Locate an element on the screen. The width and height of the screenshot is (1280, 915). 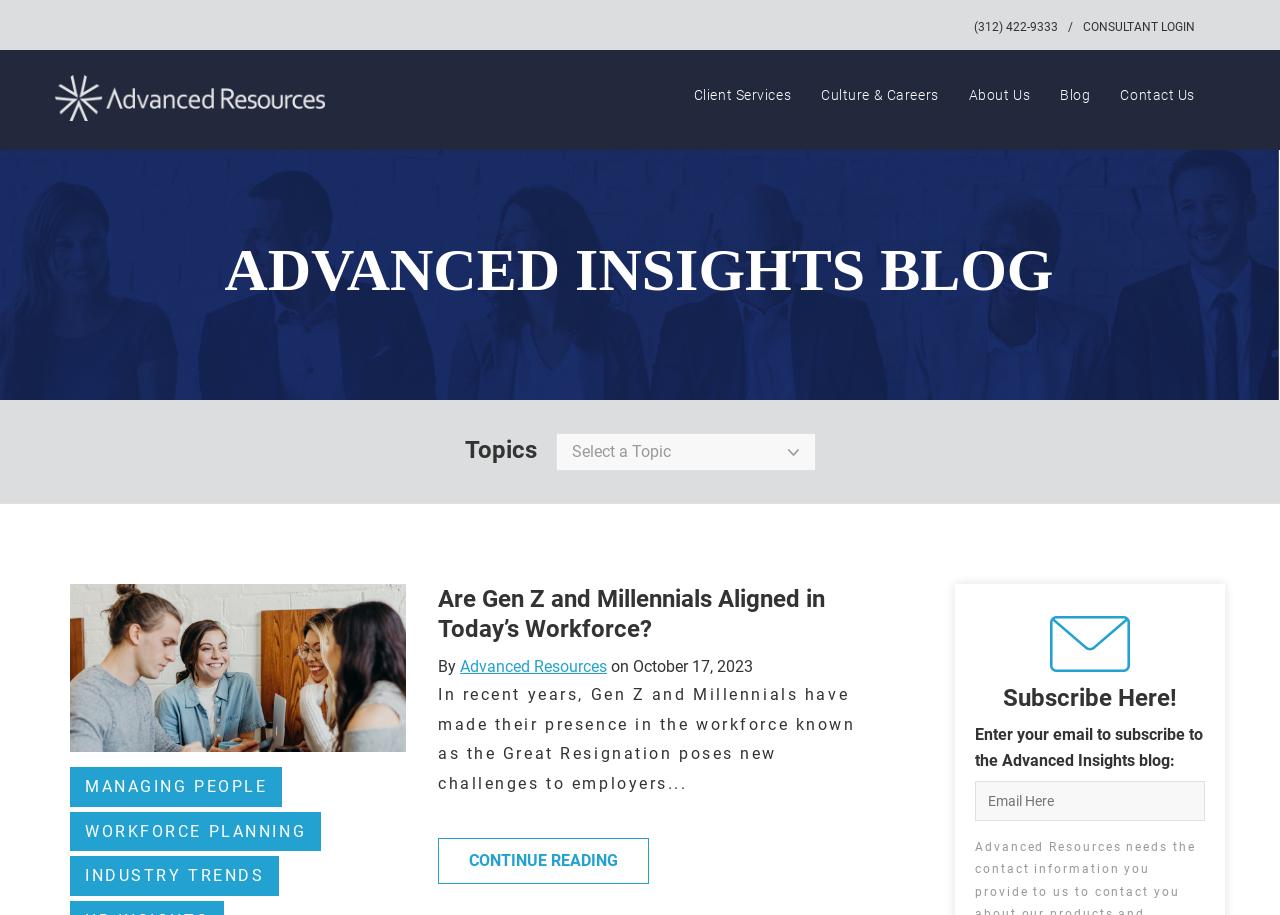
'By' is located at coordinates (435, 665).